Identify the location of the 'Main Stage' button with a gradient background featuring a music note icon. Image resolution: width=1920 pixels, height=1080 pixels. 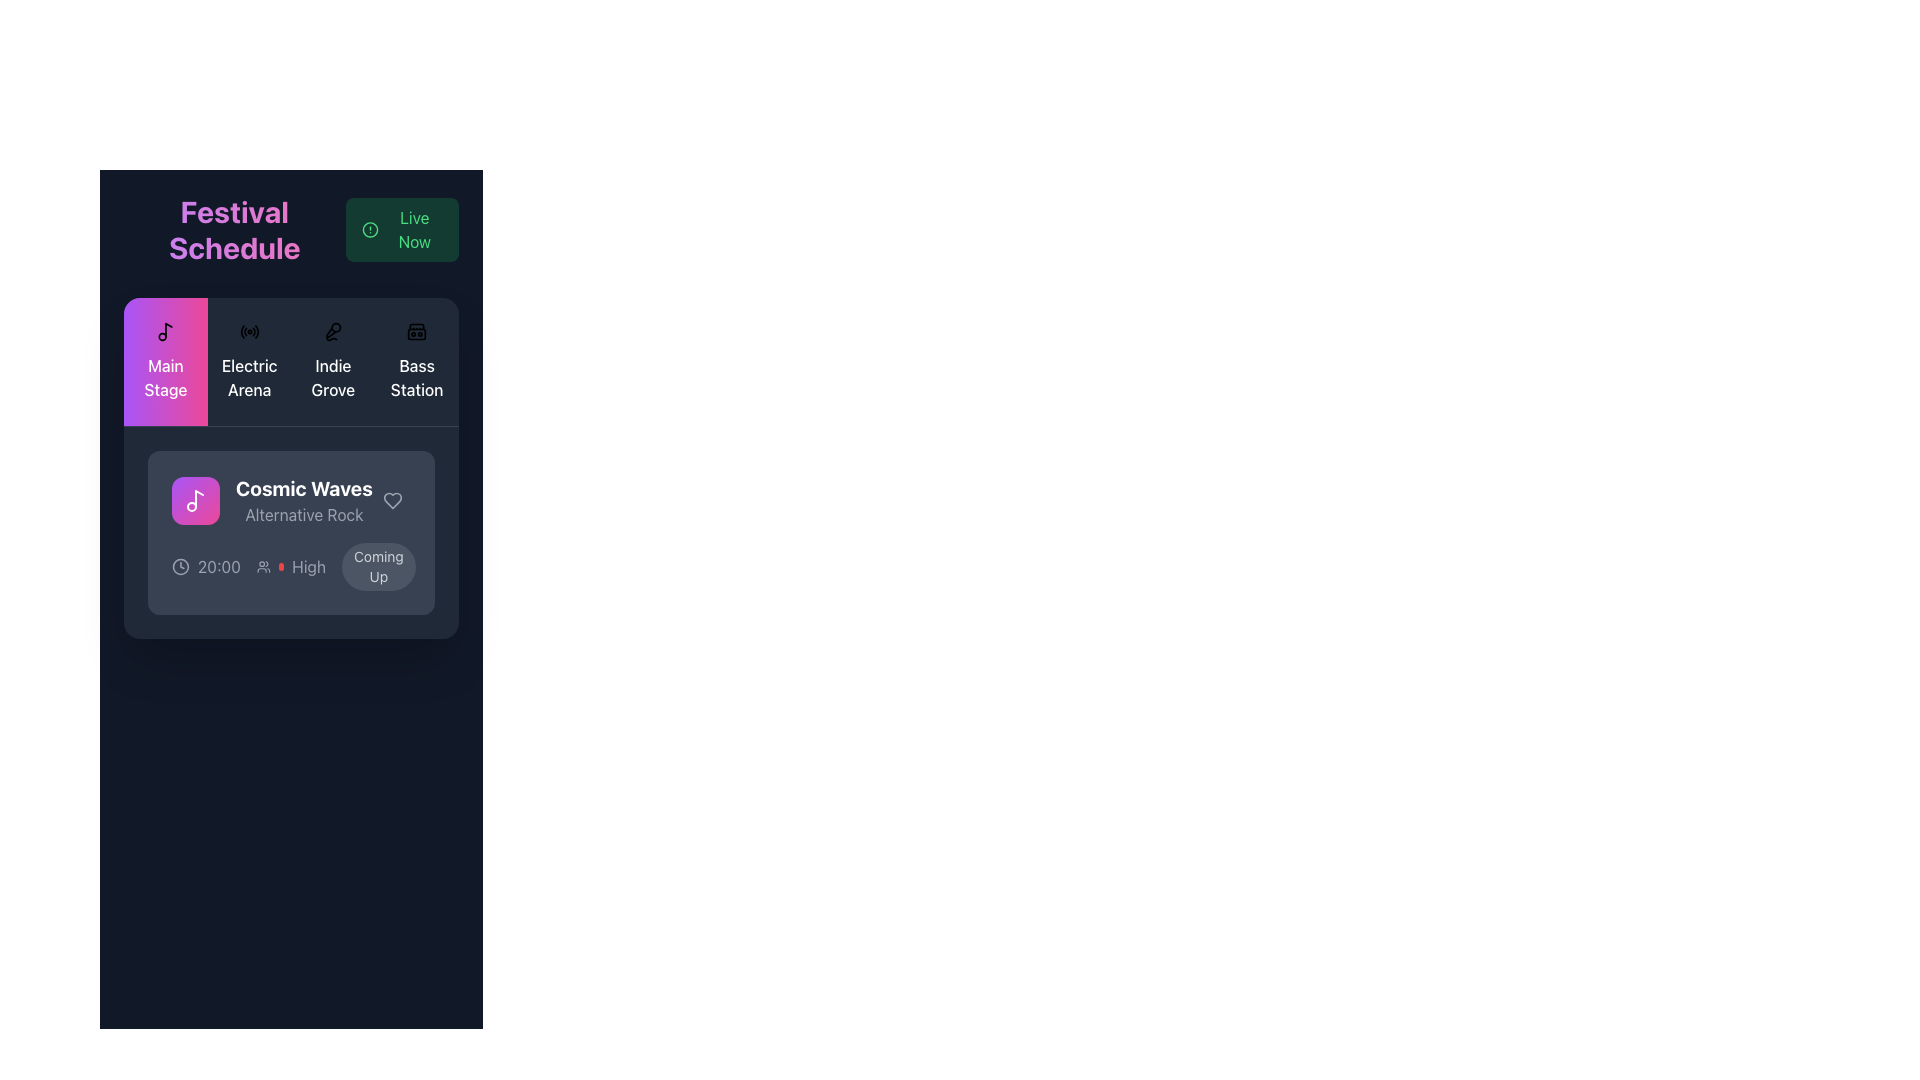
(165, 362).